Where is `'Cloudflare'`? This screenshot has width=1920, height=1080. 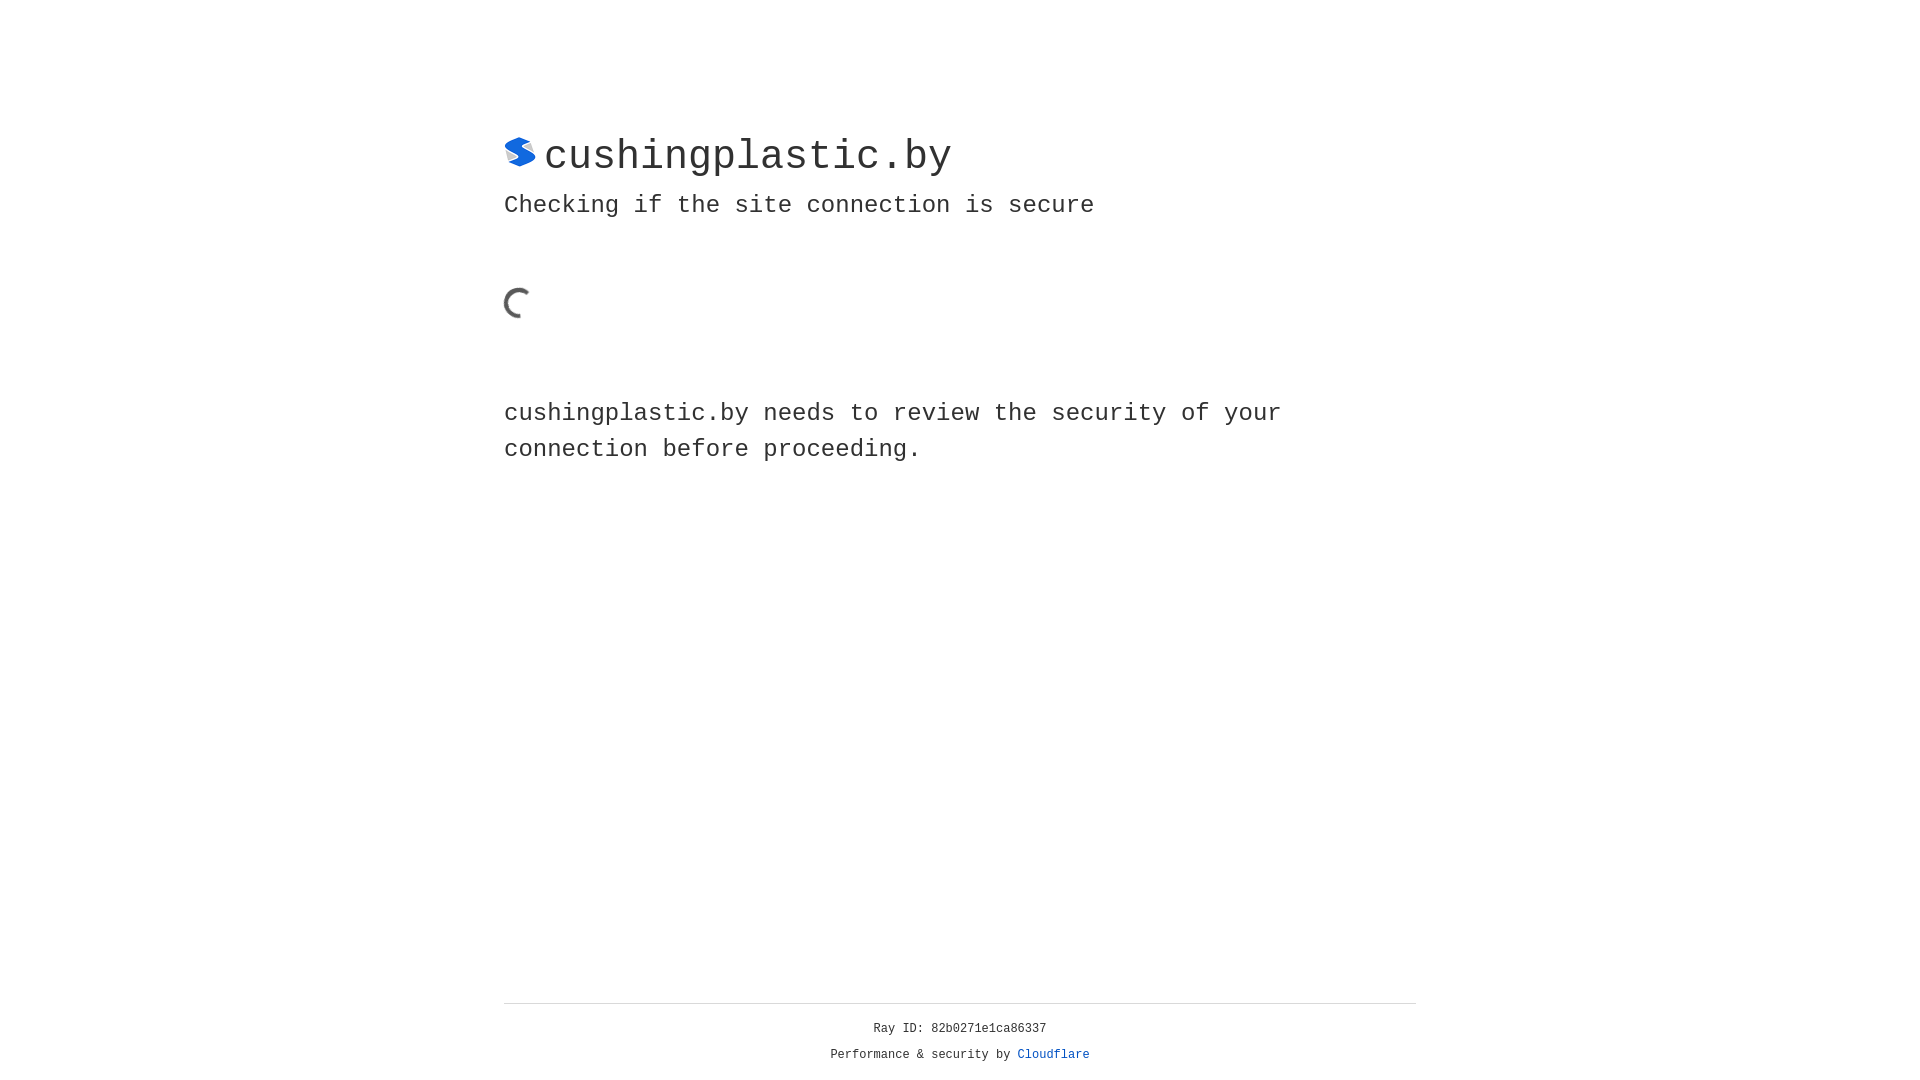 'Cloudflare' is located at coordinates (1017, 1054).